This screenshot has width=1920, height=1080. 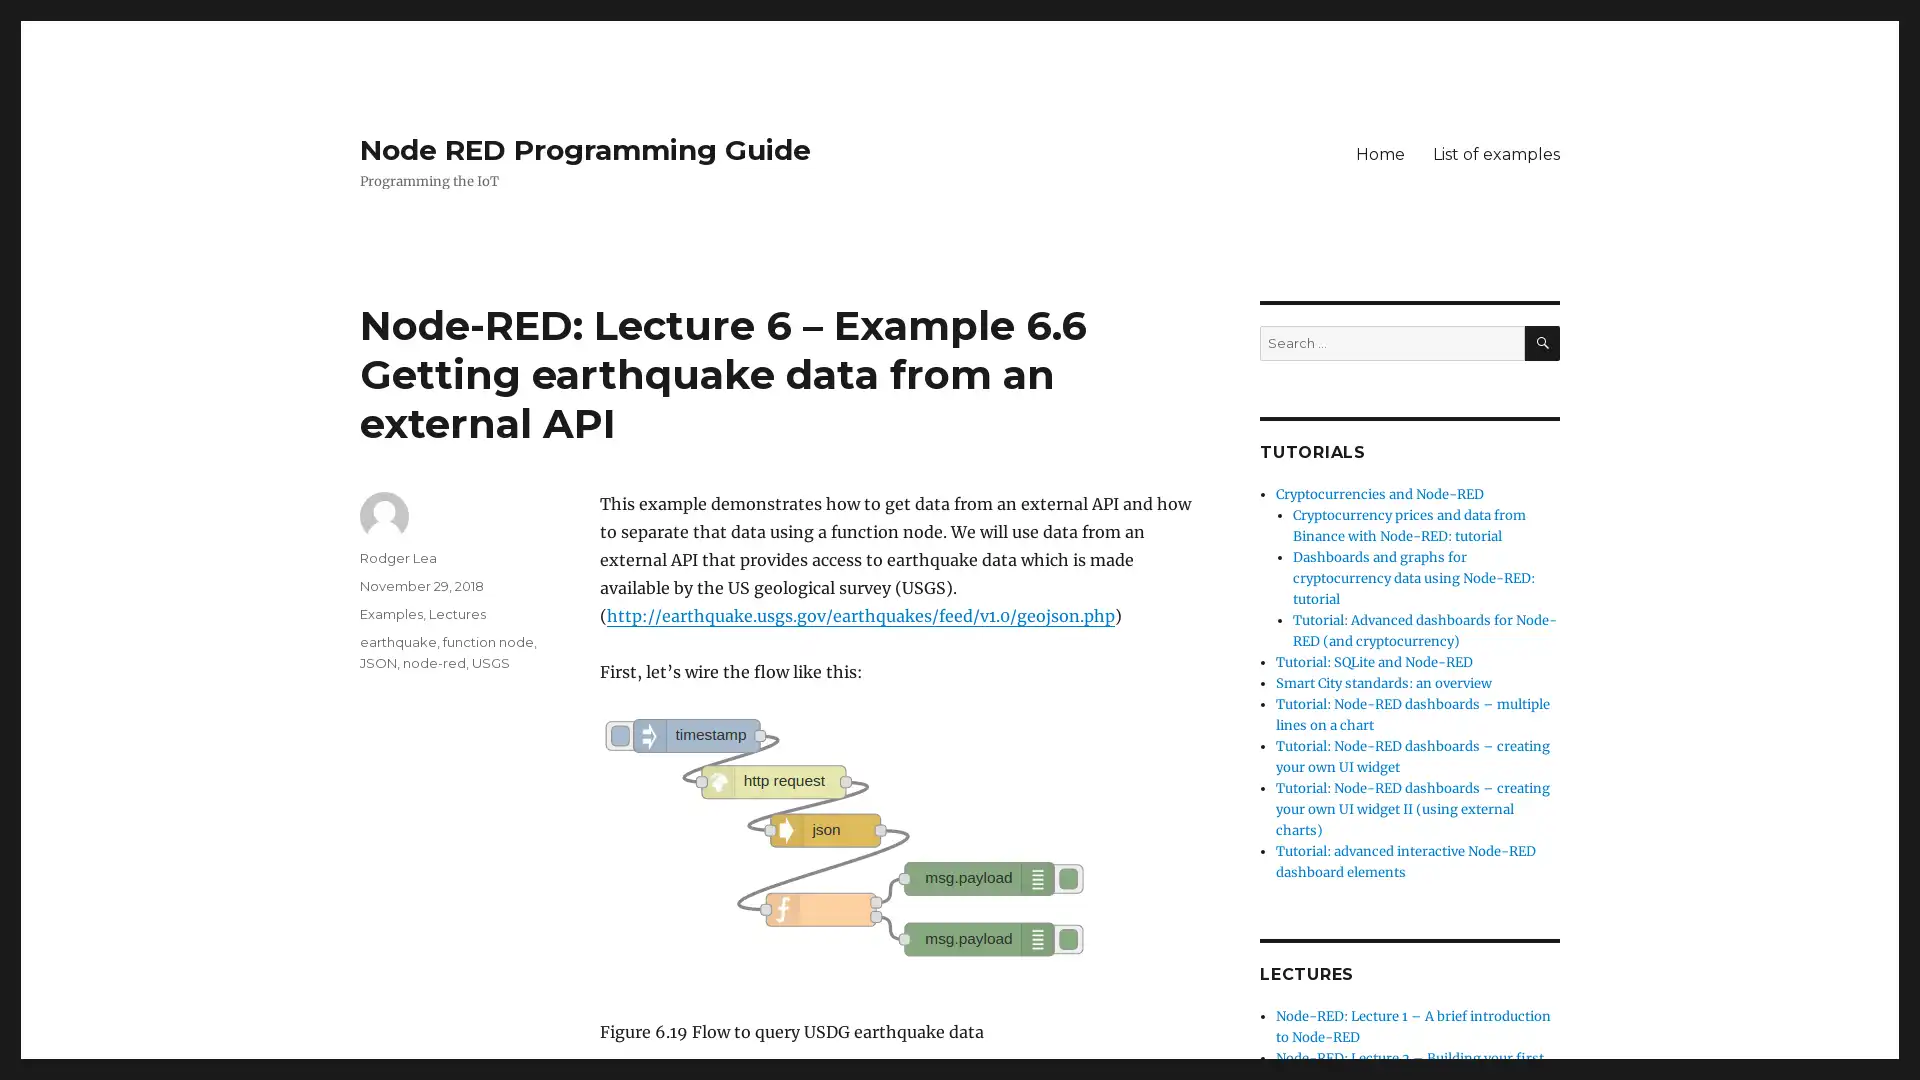 What do you see at coordinates (1541, 342) in the screenshot?
I see `SEARCH` at bounding box center [1541, 342].